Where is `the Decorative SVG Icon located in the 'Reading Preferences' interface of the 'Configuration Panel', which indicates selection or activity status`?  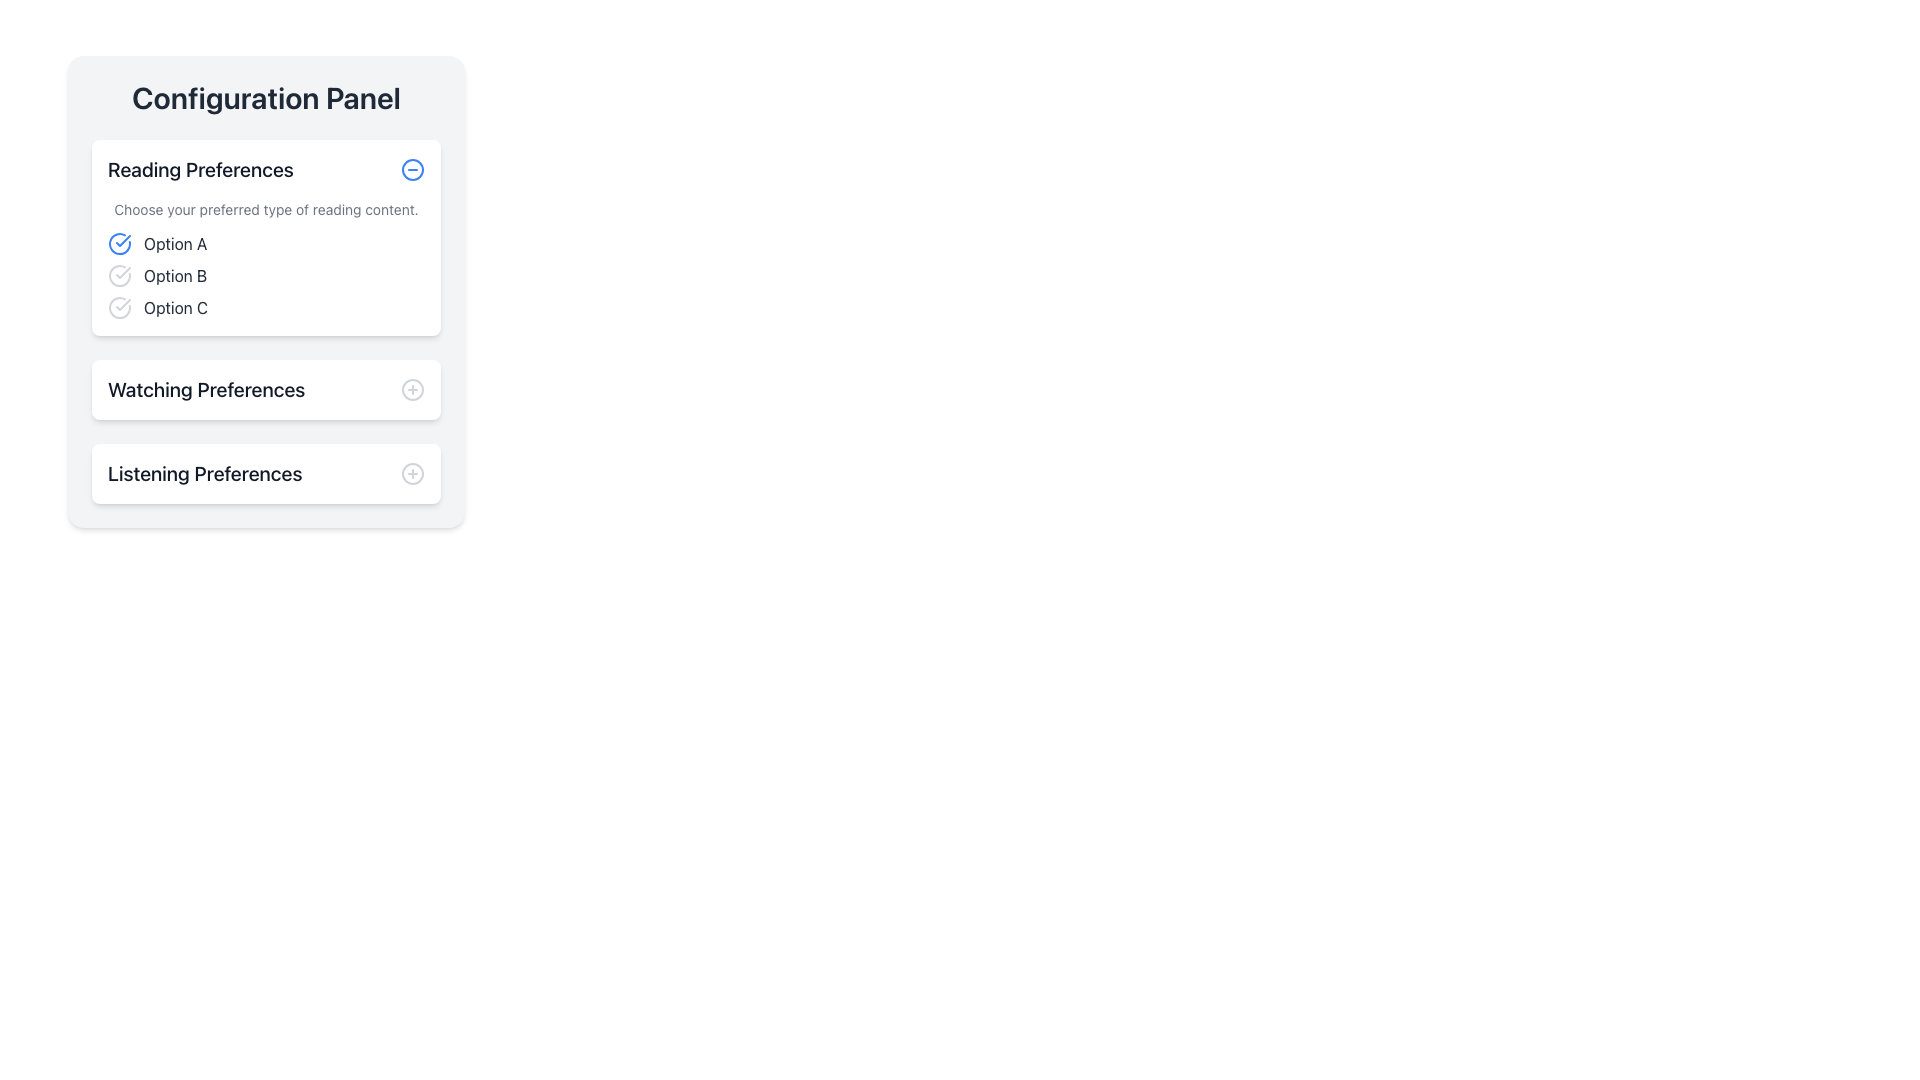
the Decorative SVG Icon located in the 'Reading Preferences' interface of the 'Configuration Panel', which indicates selection or activity status is located at coordinates (122, 304).